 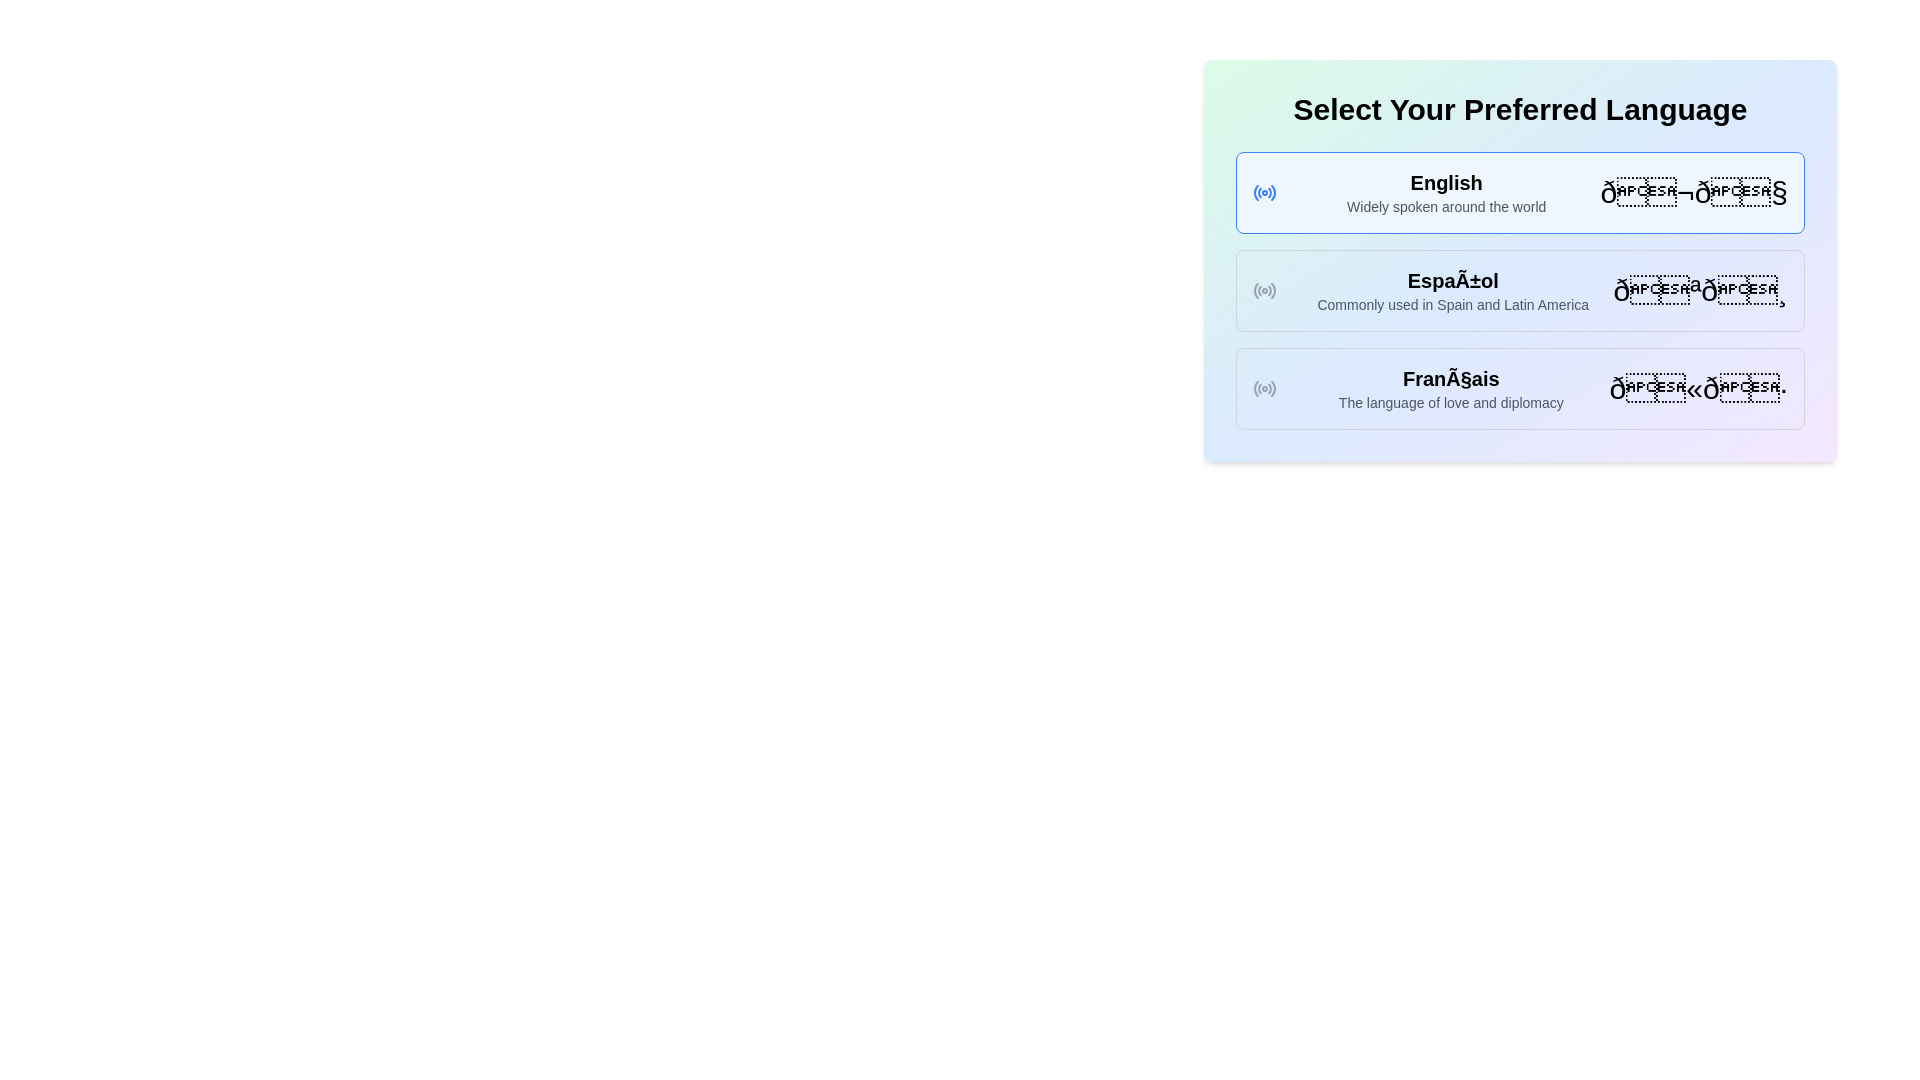 What do you see at coordinates (1699, 290) in the screenshot?
I see `the Spanish (Español) language selection icon located at the rightmost side of the language options` at bounding box center [1699, 290].